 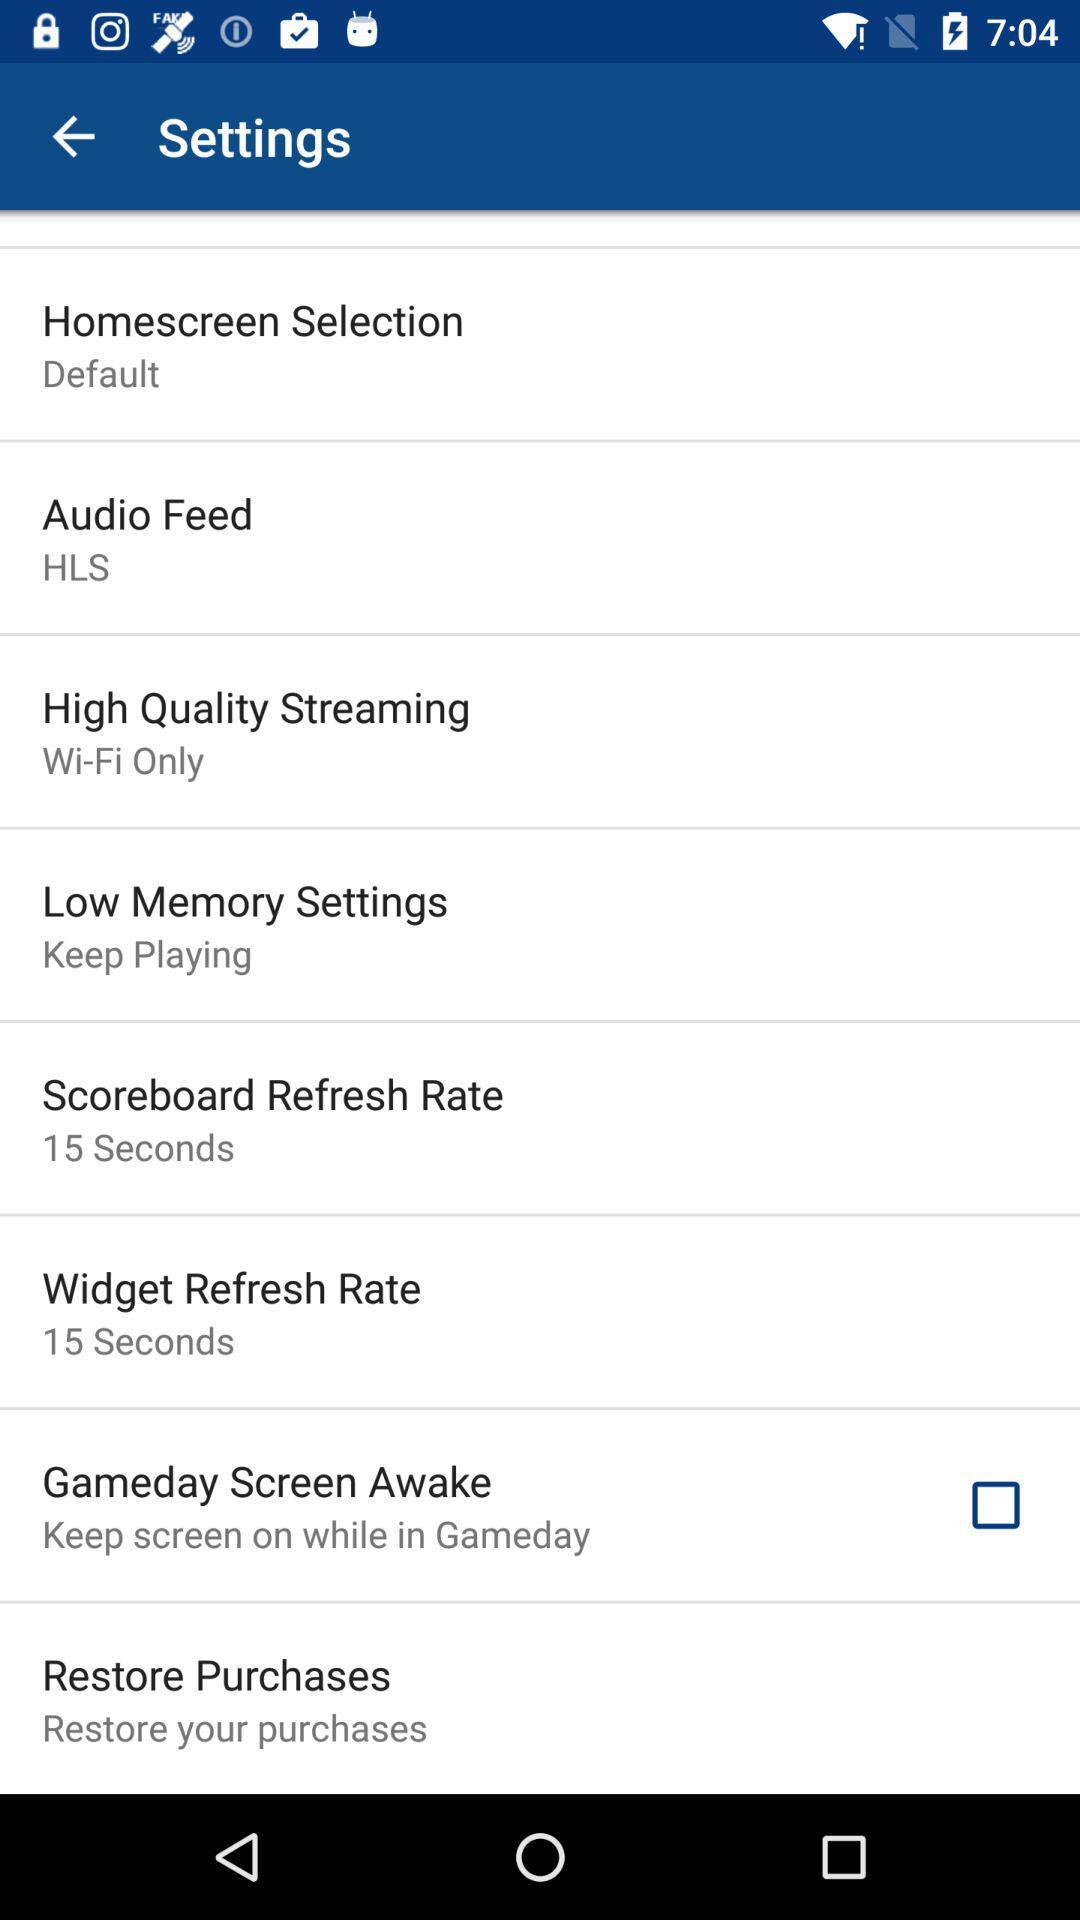 I want to click on audio feed item, so click(x=146, y=513).